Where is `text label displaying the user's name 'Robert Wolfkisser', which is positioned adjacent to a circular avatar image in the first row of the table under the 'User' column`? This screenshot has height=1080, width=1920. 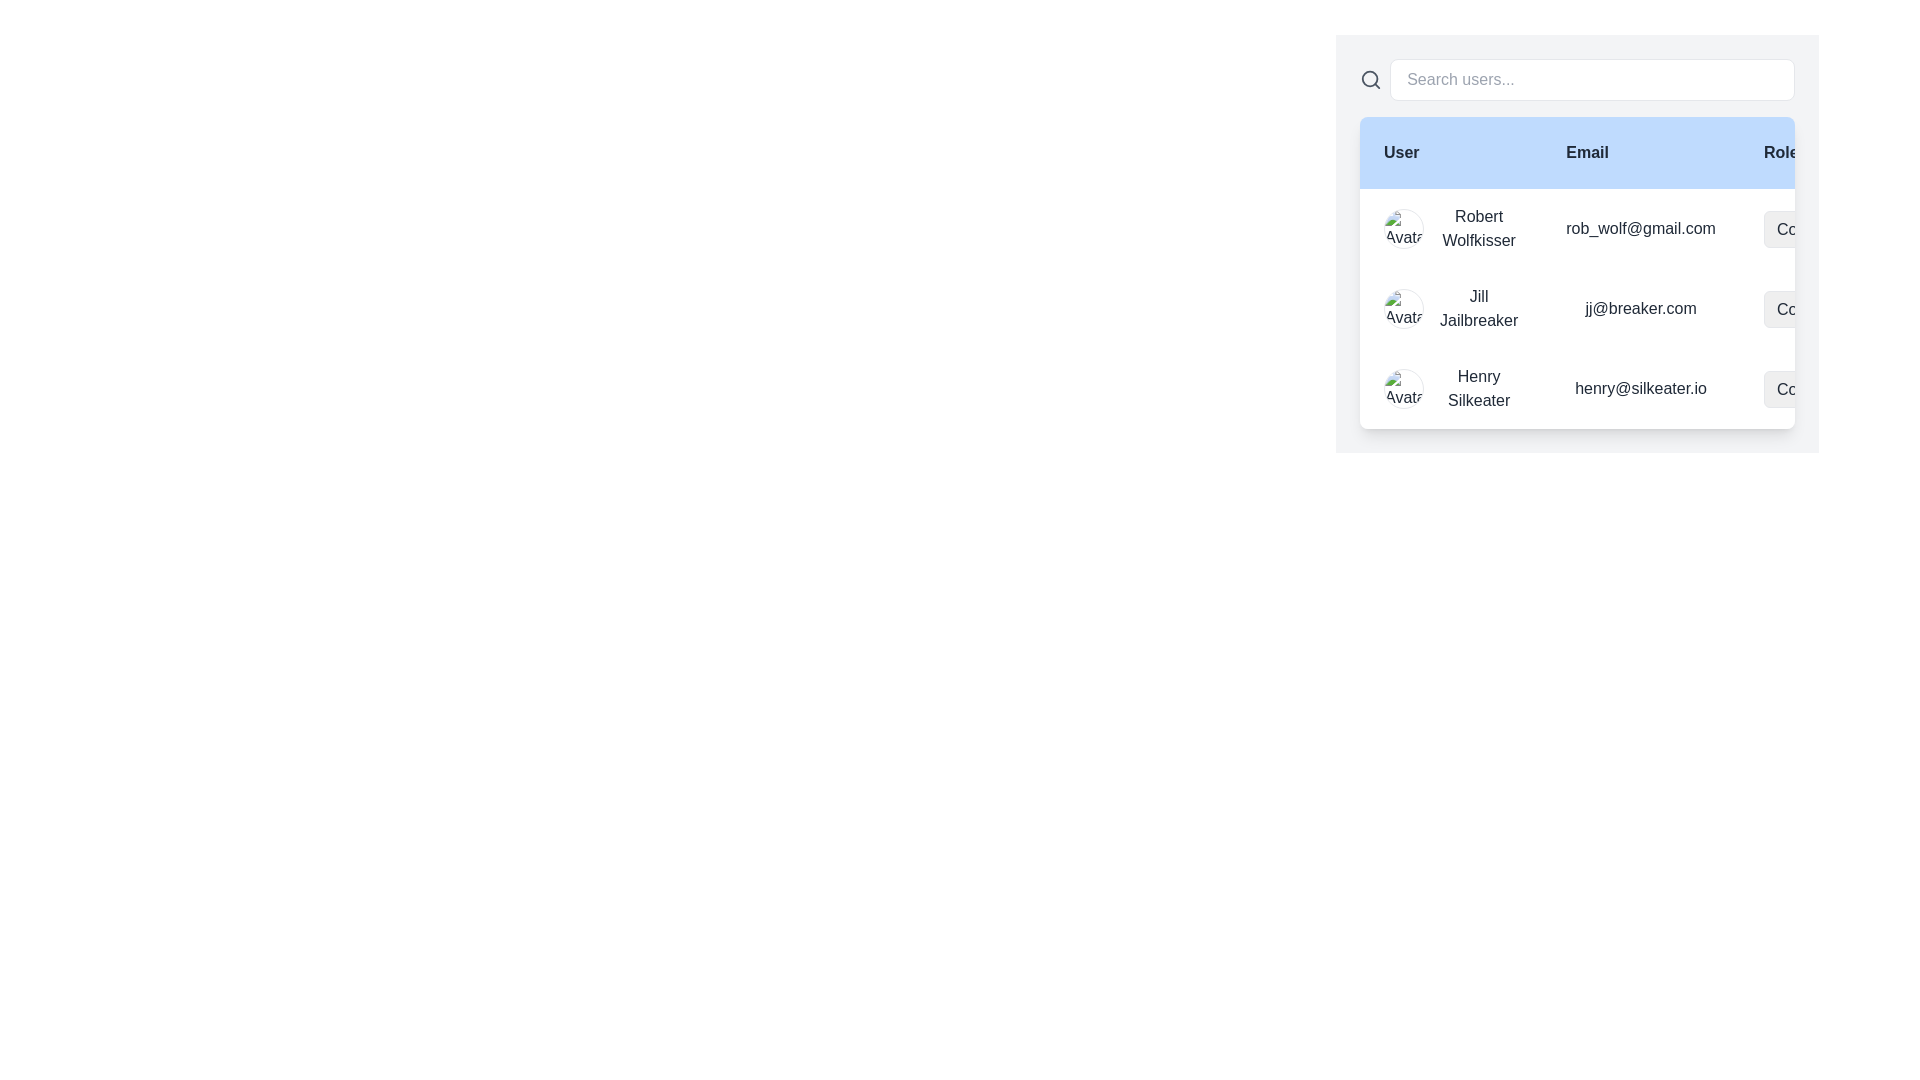 text label displaying the user's name 'Robert Wolfkisser', which is positioned adjacent to a circular avatar image in the first row of the table under the 'User' column is located at coordinates (1451, 227).